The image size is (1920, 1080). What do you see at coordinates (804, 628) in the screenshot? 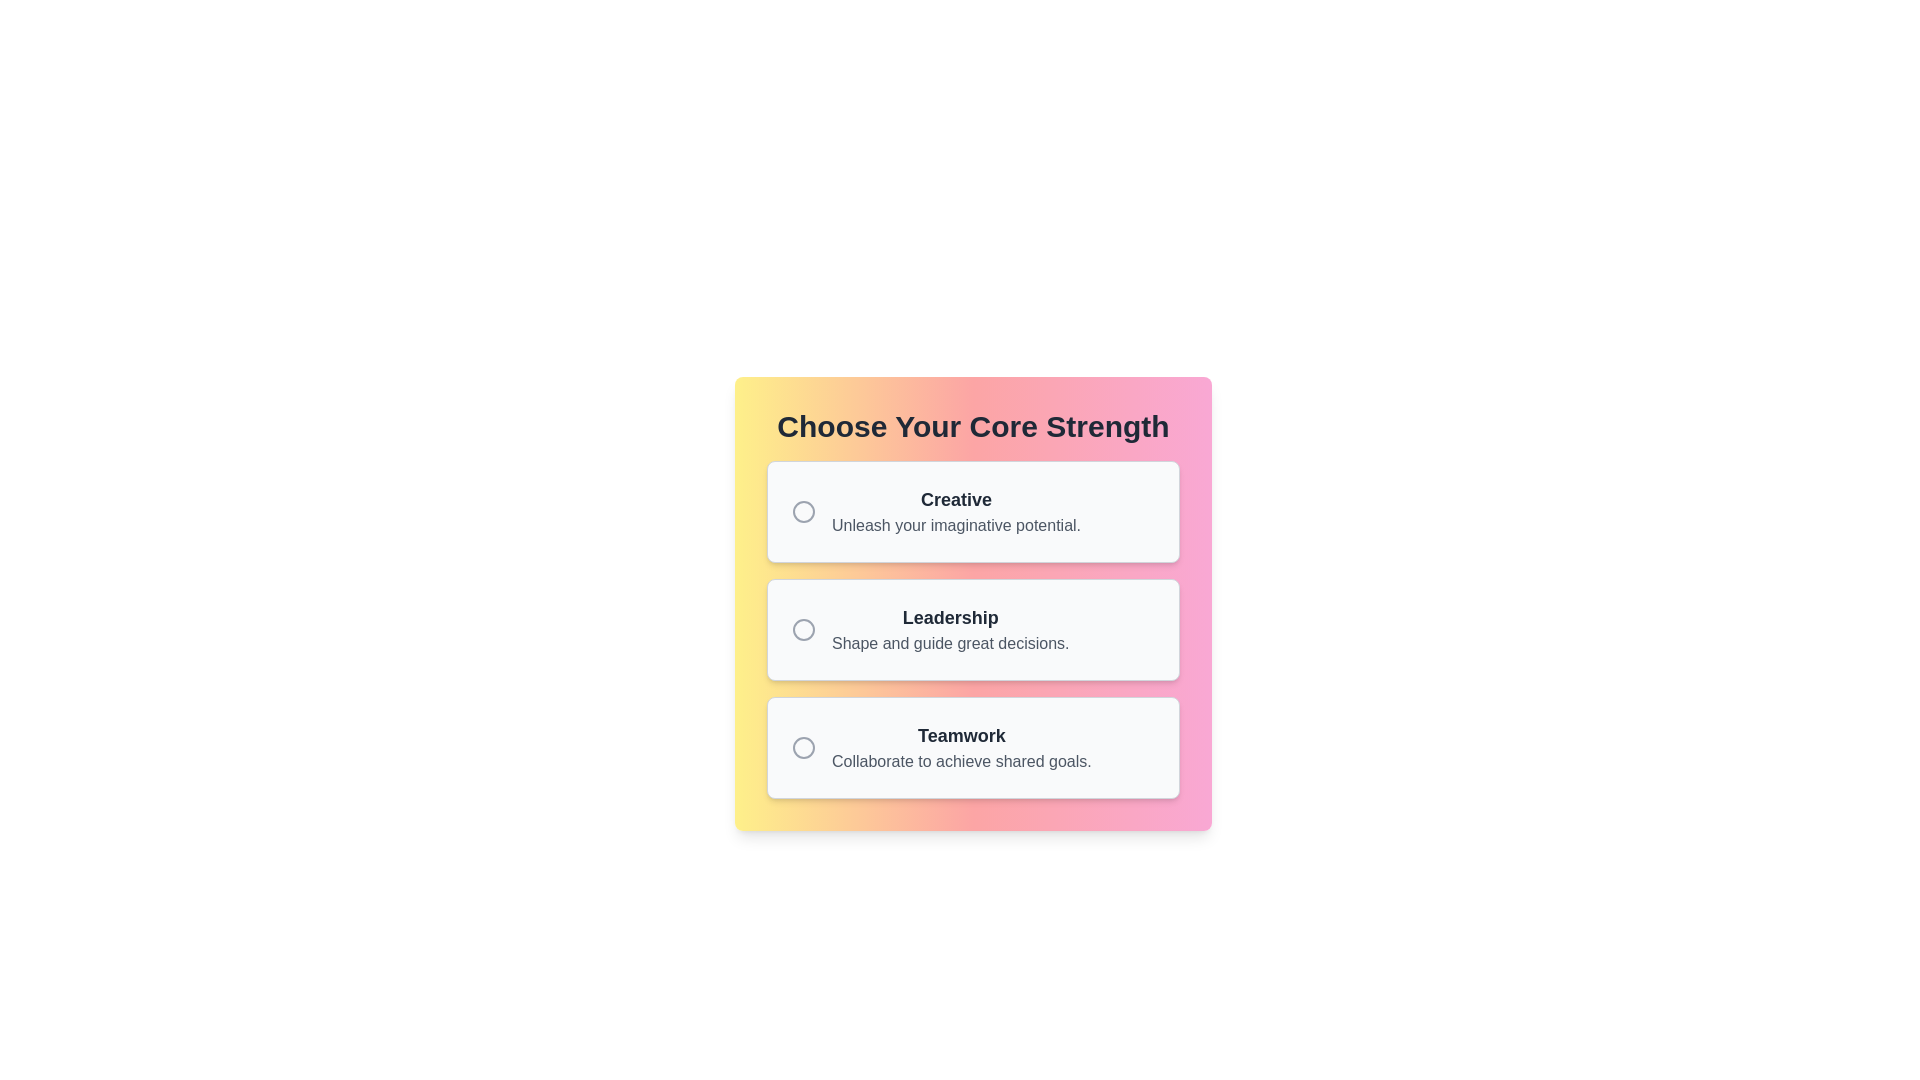
I see `the 'Leadership' radio button located to the left of the 'Leadership' option in the second position of a vertically-oriented list within a framed card` at bounding box center [804, 628].